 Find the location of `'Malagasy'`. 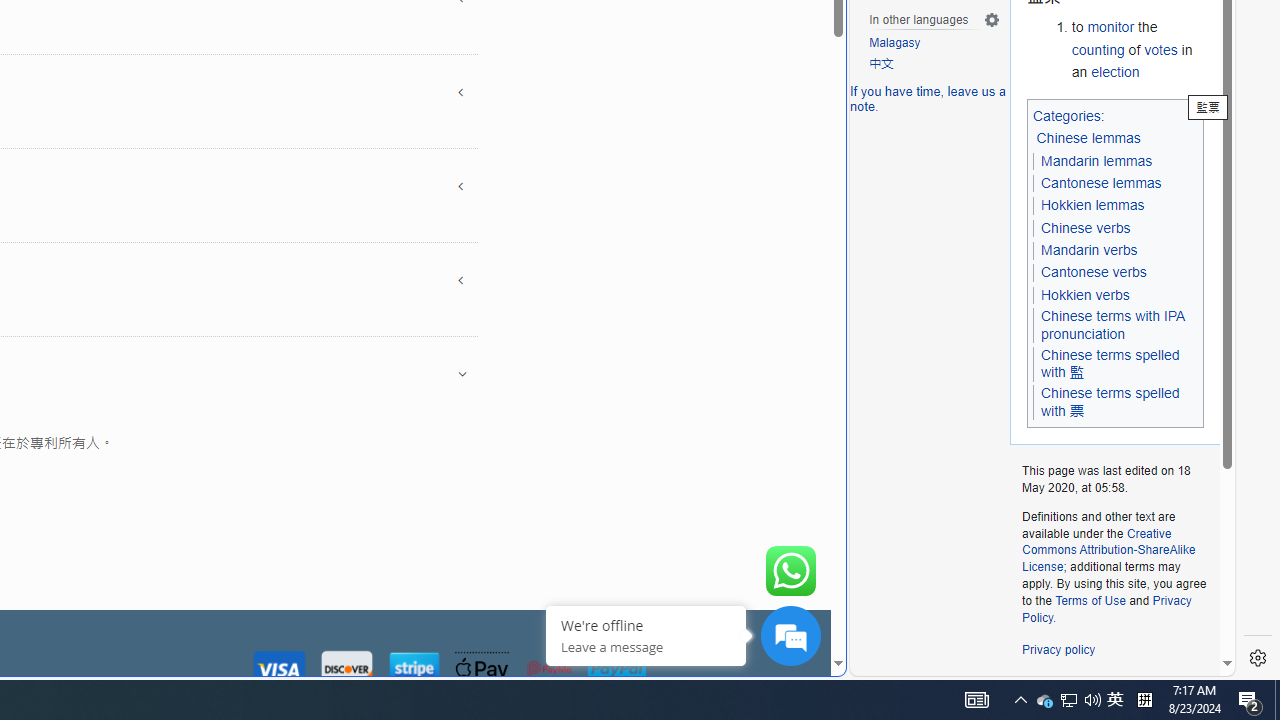

'Malagasy' is located at coordinates (934, 43).